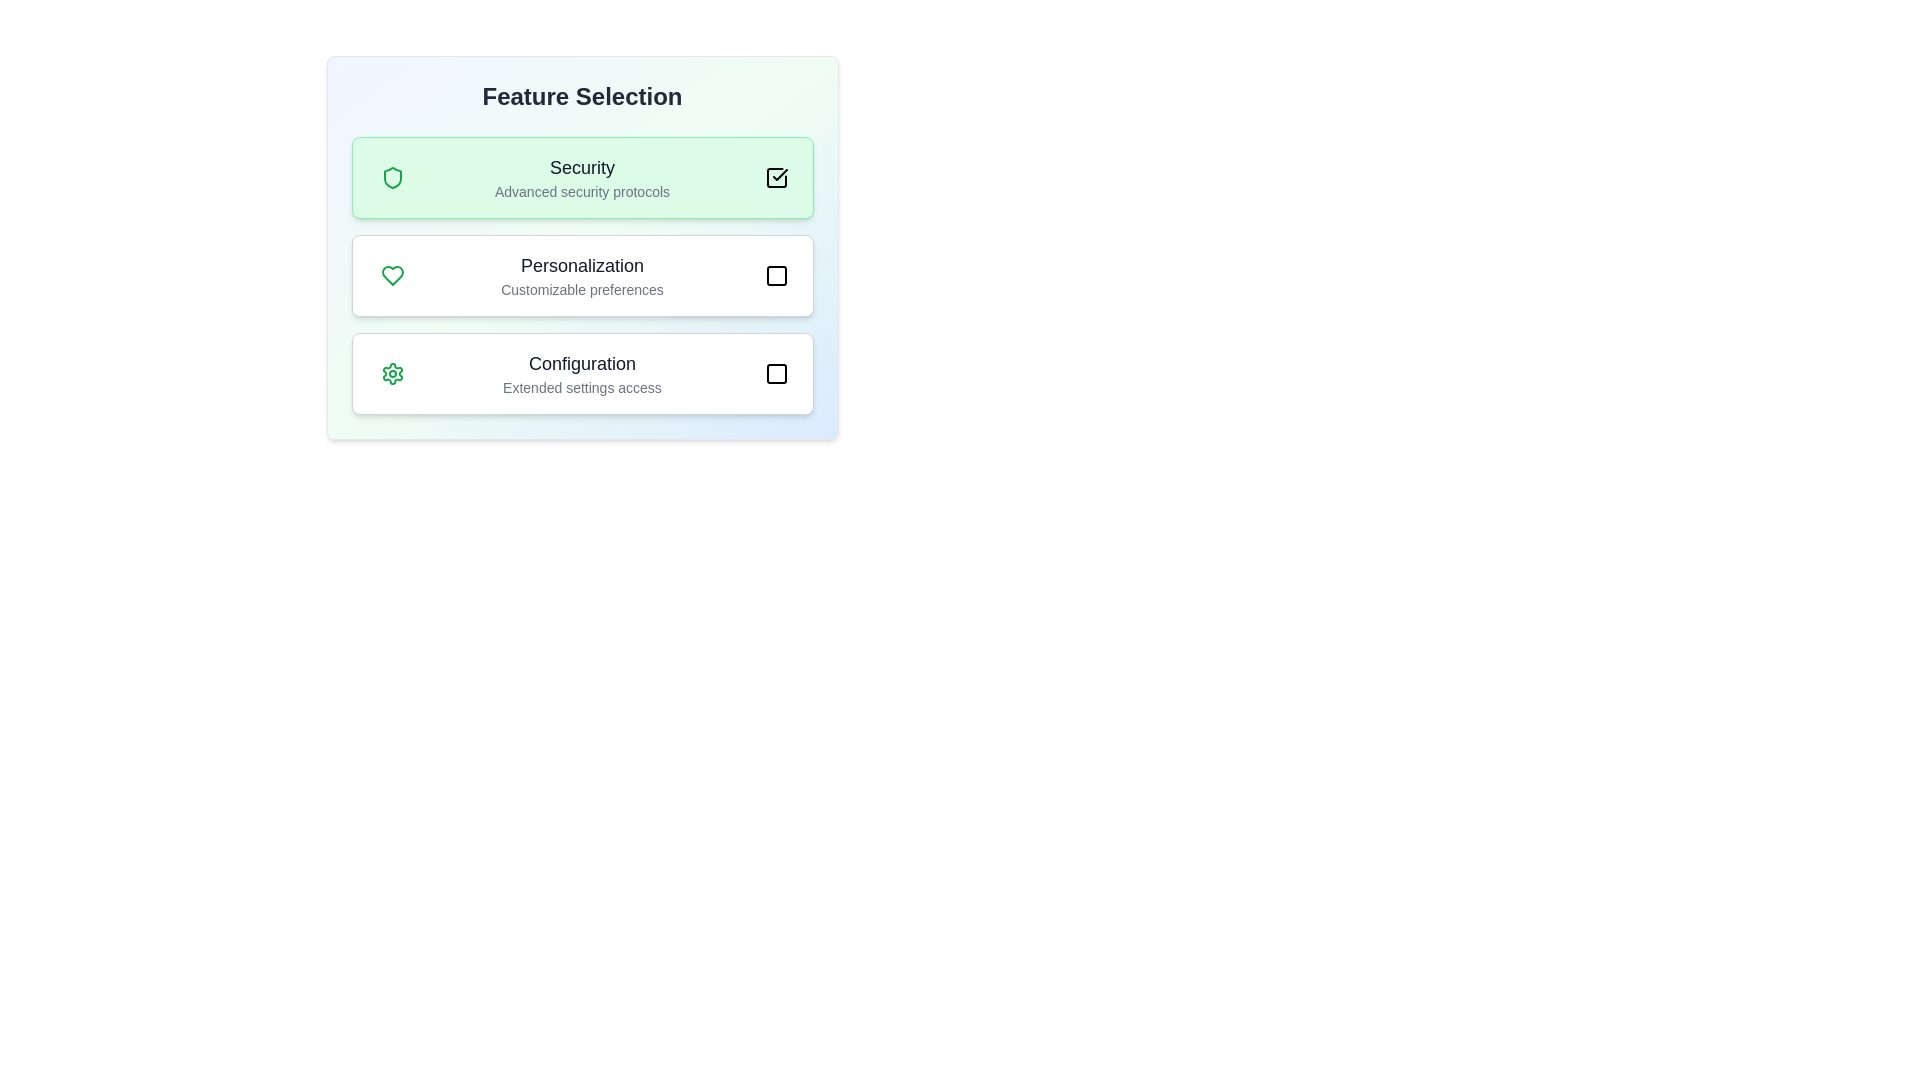  What do you see at coordinates (581, 265) in the screenshot?
I see `title text for the 'Personalization' feature, which is the main title of the second option in the feature selection interface` at bounding box center [581, 265].